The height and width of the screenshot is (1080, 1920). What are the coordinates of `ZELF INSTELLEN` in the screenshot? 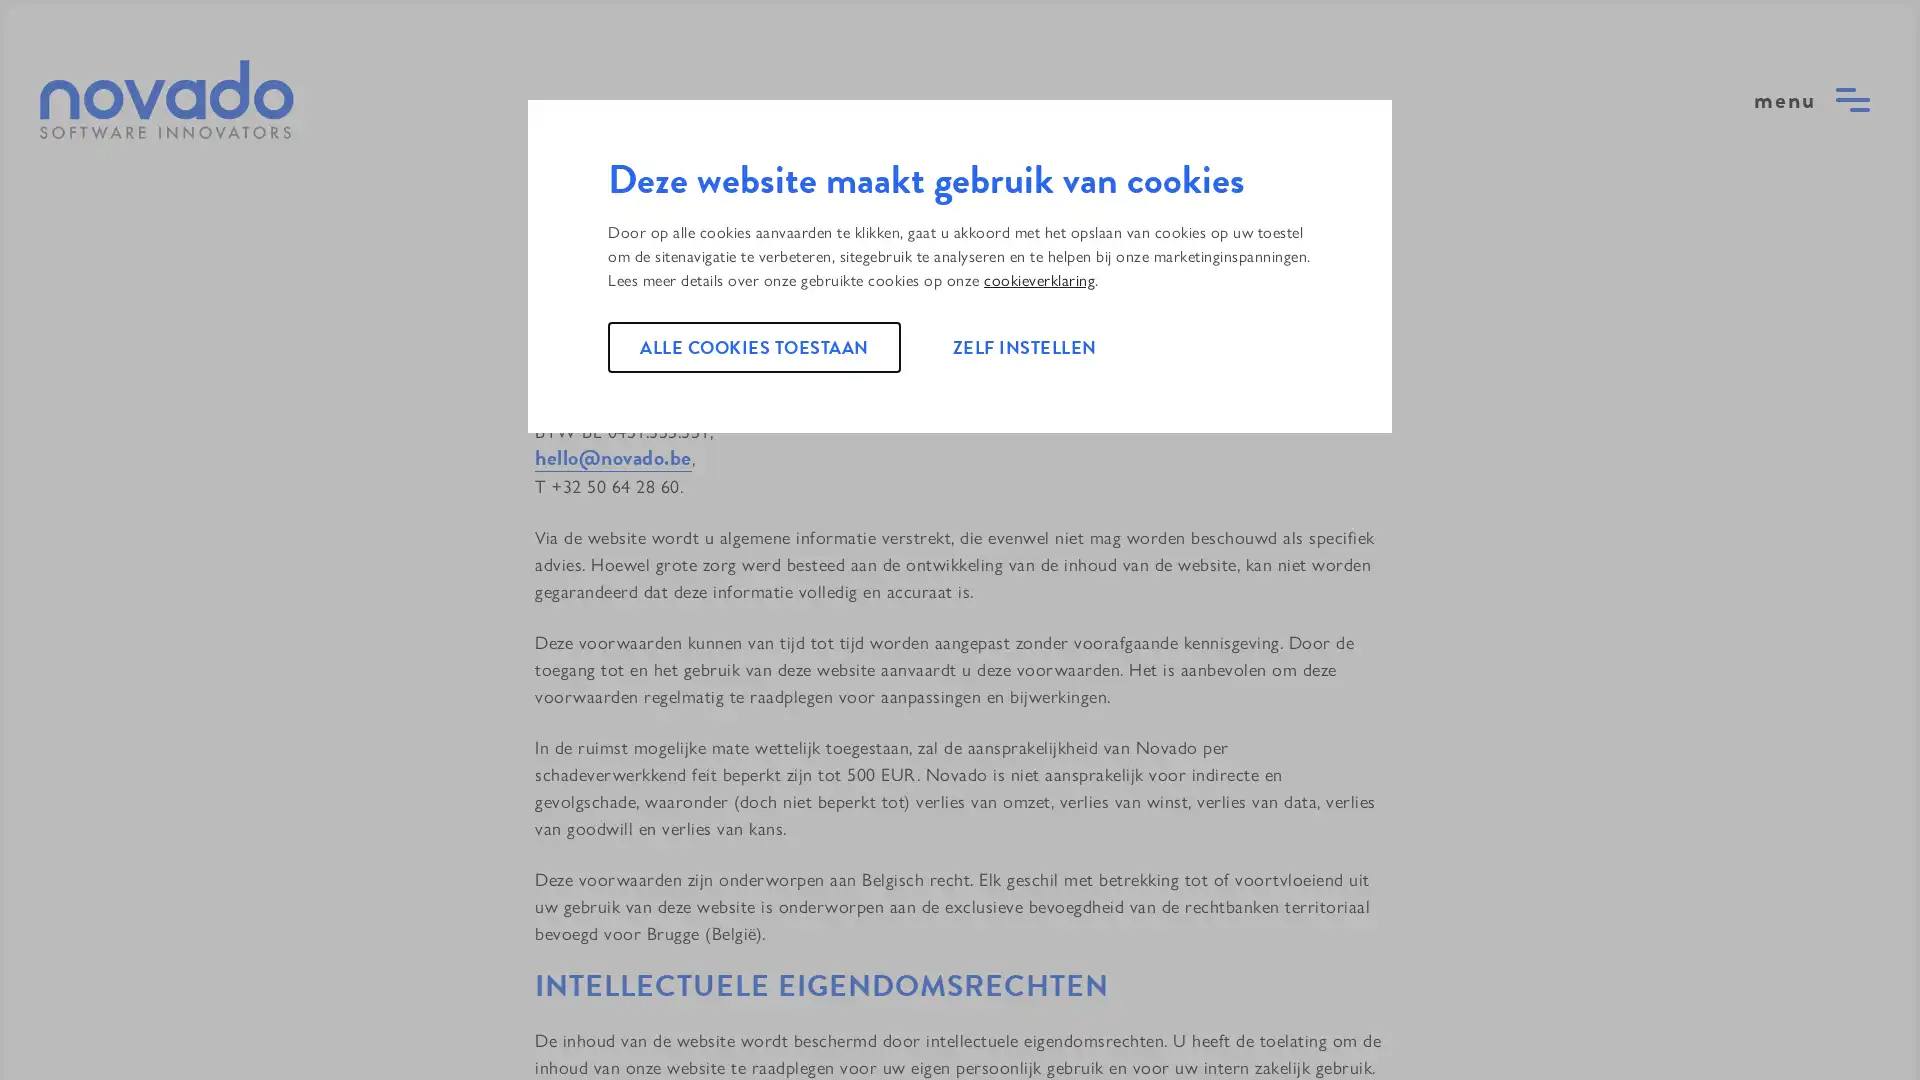 It's located at (1023, 346).